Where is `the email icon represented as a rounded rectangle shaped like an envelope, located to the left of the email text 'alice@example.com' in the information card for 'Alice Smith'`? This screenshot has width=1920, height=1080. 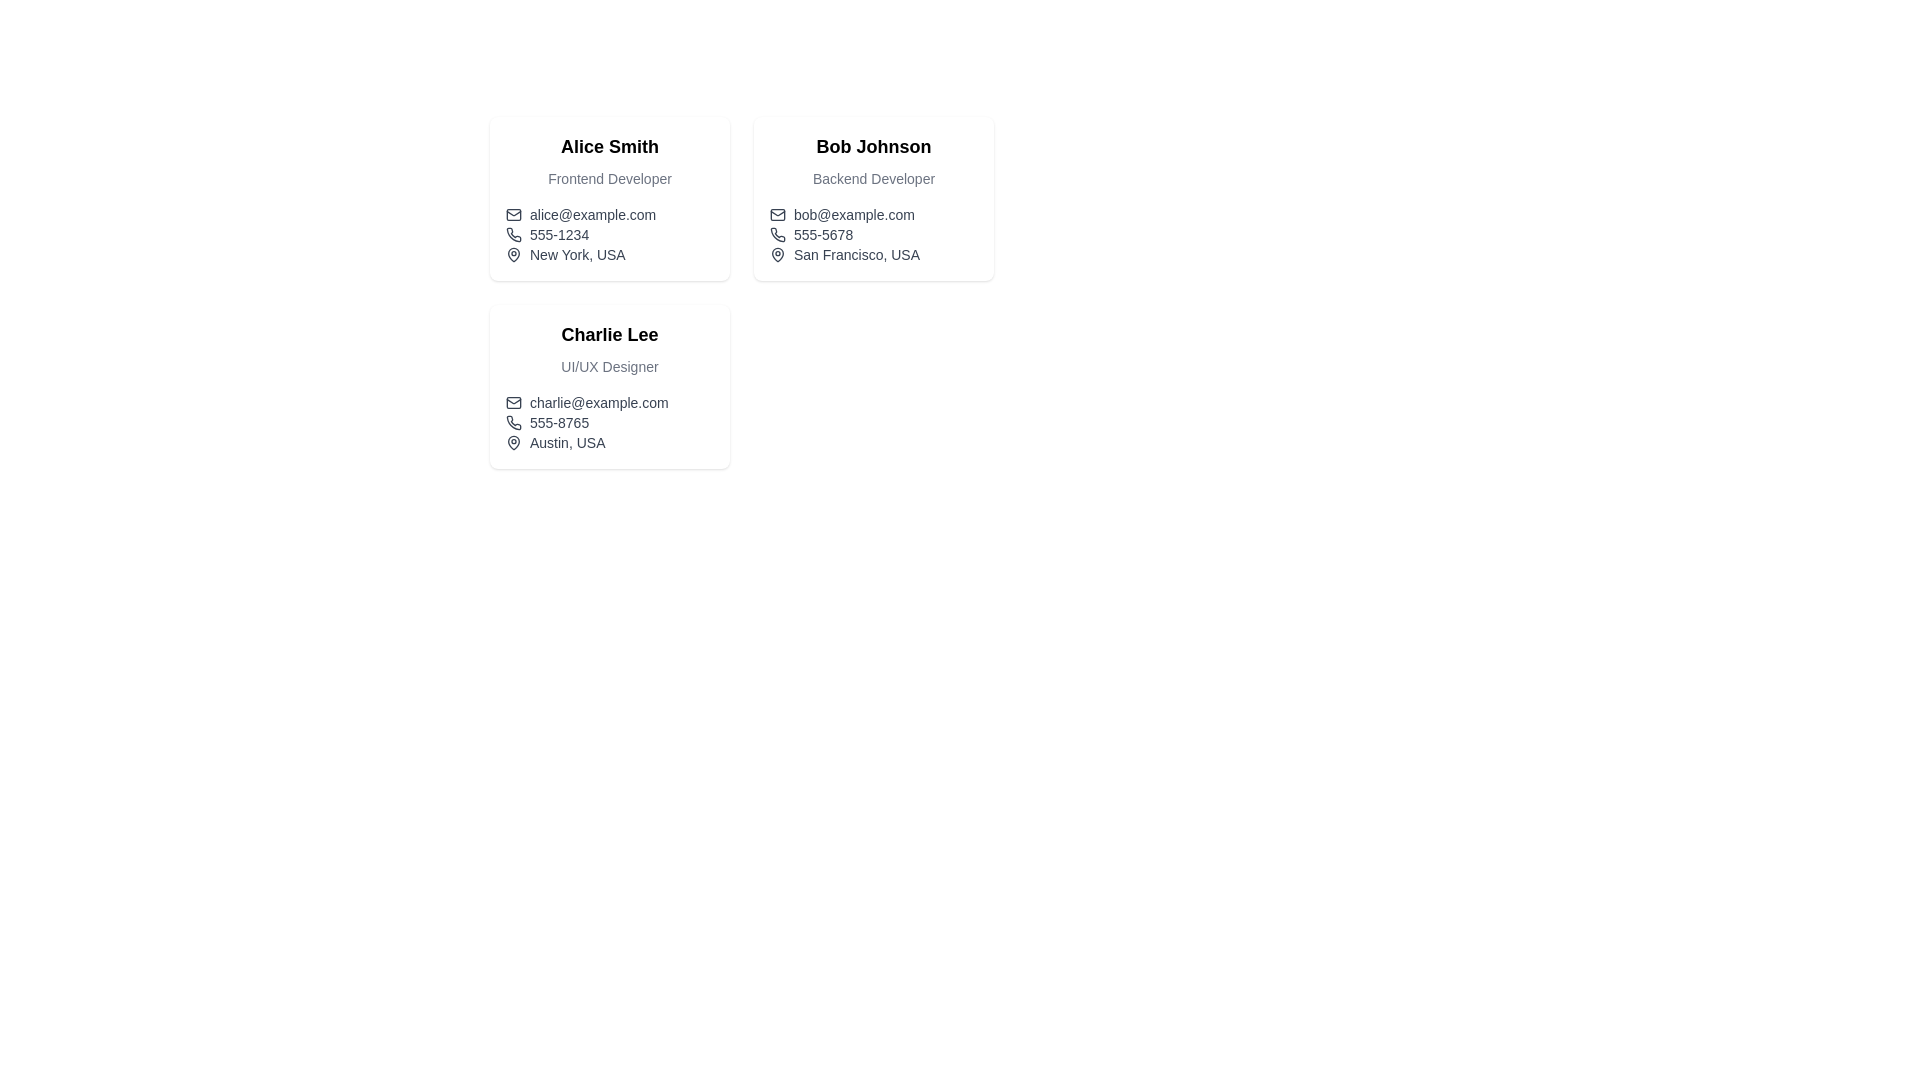 the email icon represented as a rounded rectangle shaped like an envelope, located to the left of the email text 'alice@example.com' in the information card for 'Alice Smith' is located at coordinates (513, 215).